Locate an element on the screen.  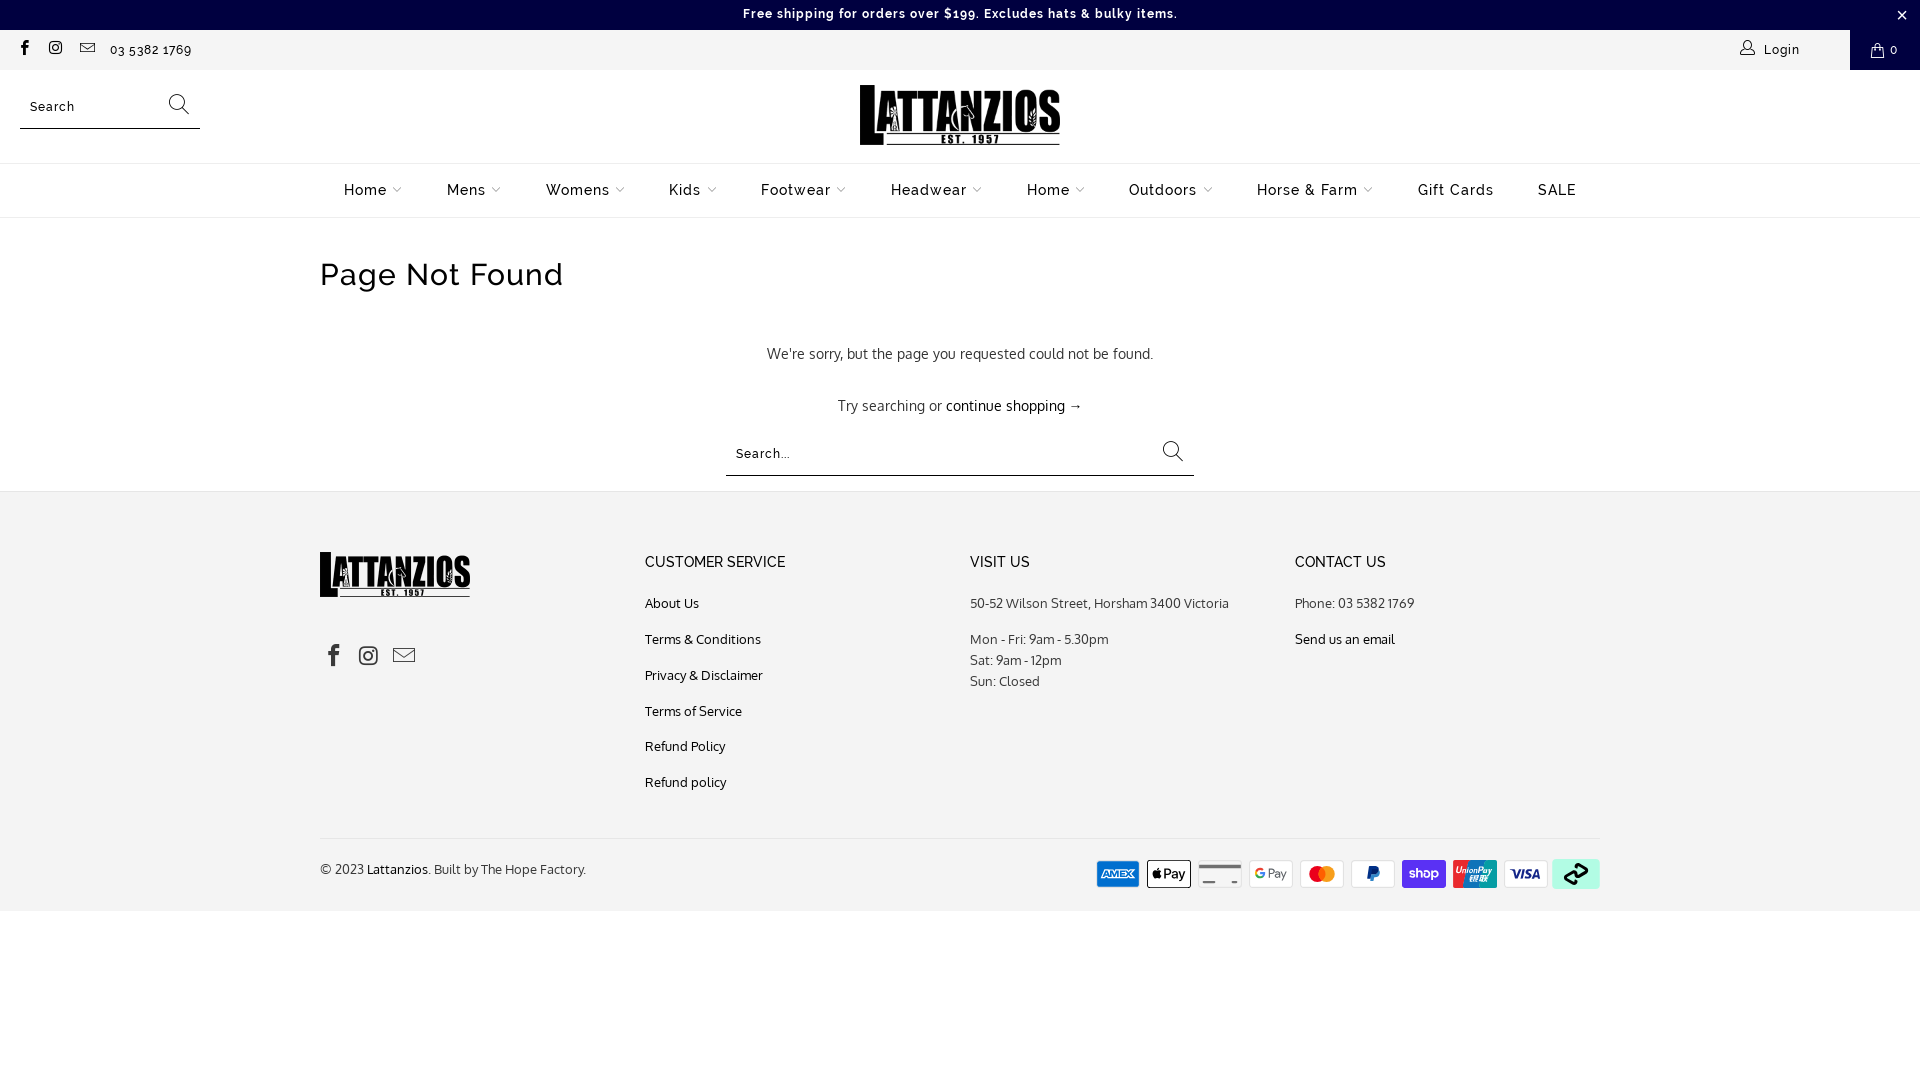
'SALE' is located at coordinates (1555, 190).